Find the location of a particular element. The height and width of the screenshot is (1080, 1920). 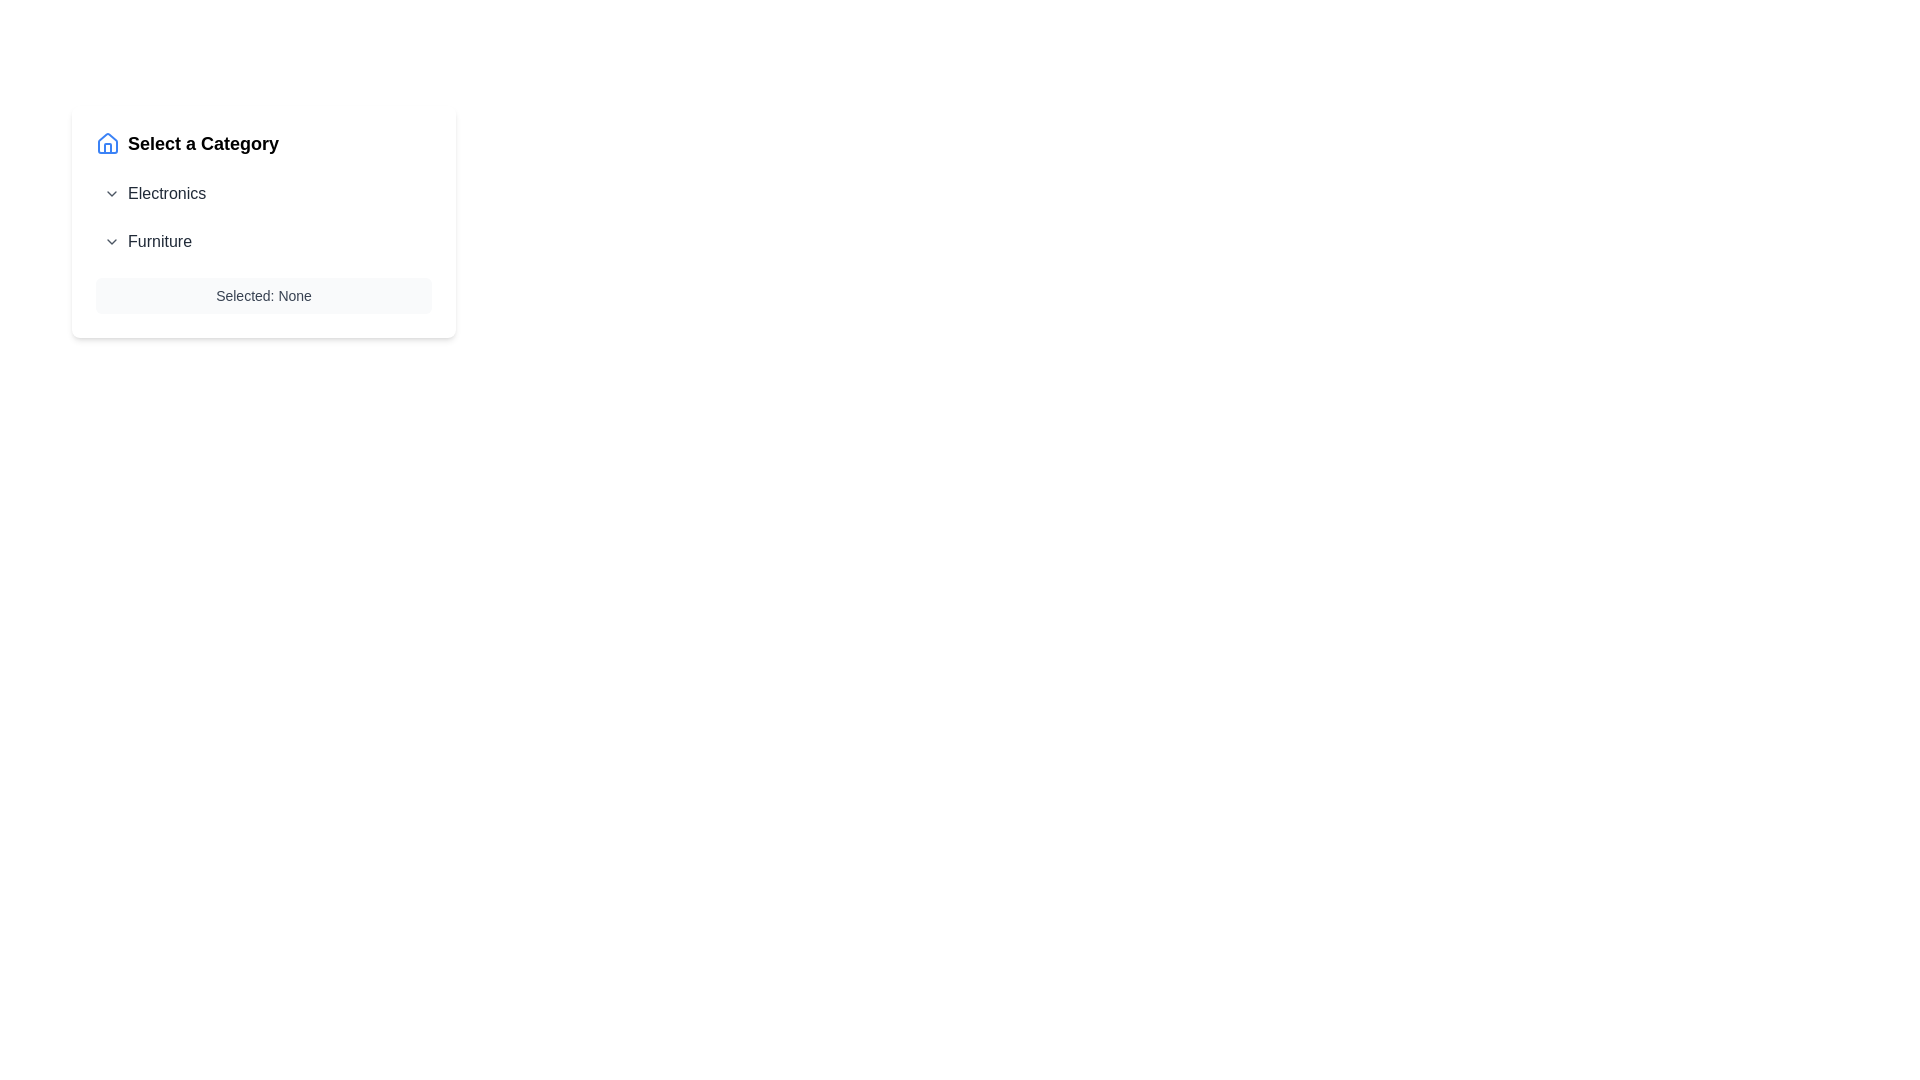

text label for the 'Electronics' category, which identifies this category in the UI and is positioned to the right of its dropdown arrow icon within the 'Select a Category' section is located at coordinates (167, 193).